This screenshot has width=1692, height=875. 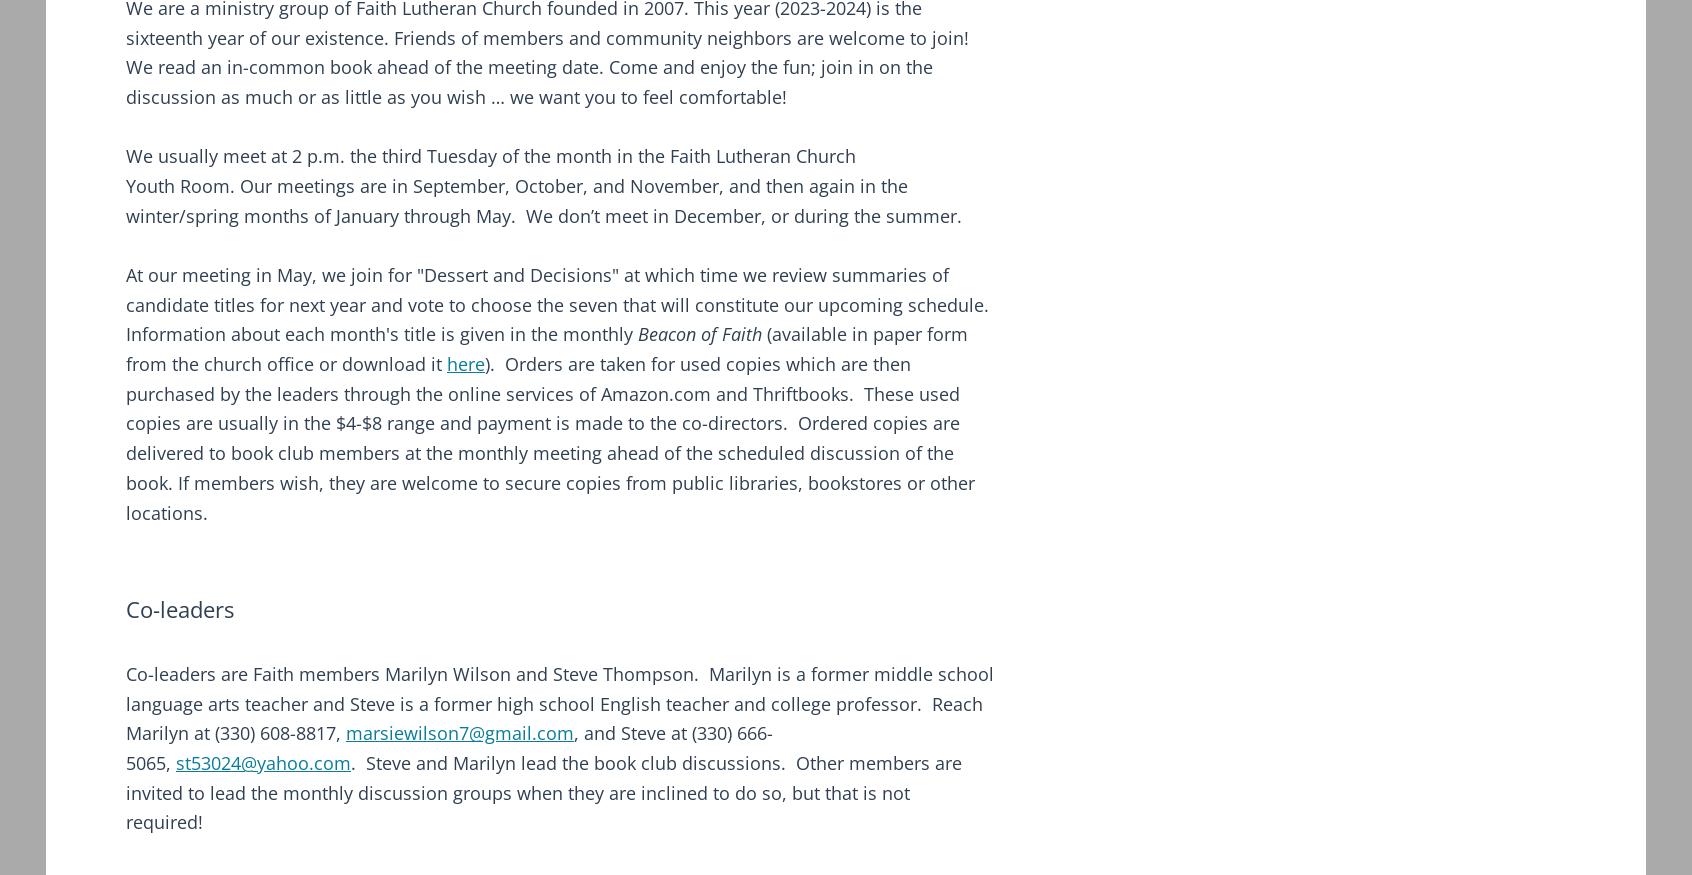 What do you see at coordinates (547, 349) in the screenshot?
I see `'(available in paper form from the church office or download it'` at bounding box center [547, 349].